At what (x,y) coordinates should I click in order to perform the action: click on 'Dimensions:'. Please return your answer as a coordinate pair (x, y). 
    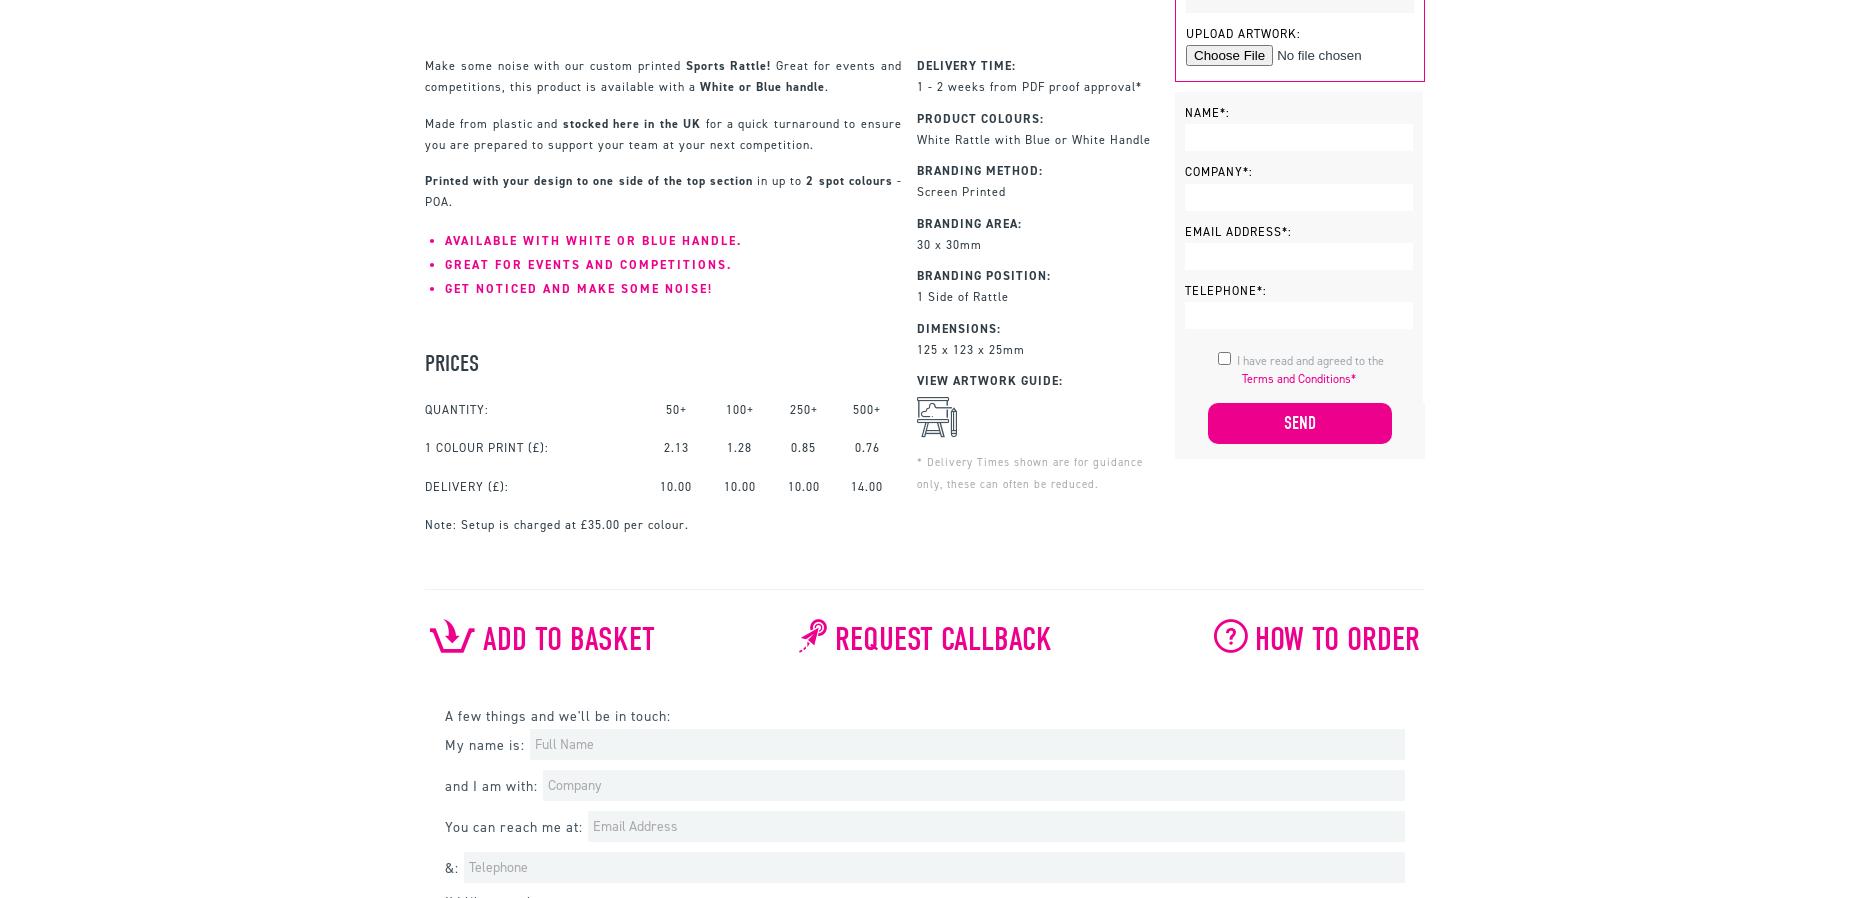
    Looking at the image, I should click on (956, 328).